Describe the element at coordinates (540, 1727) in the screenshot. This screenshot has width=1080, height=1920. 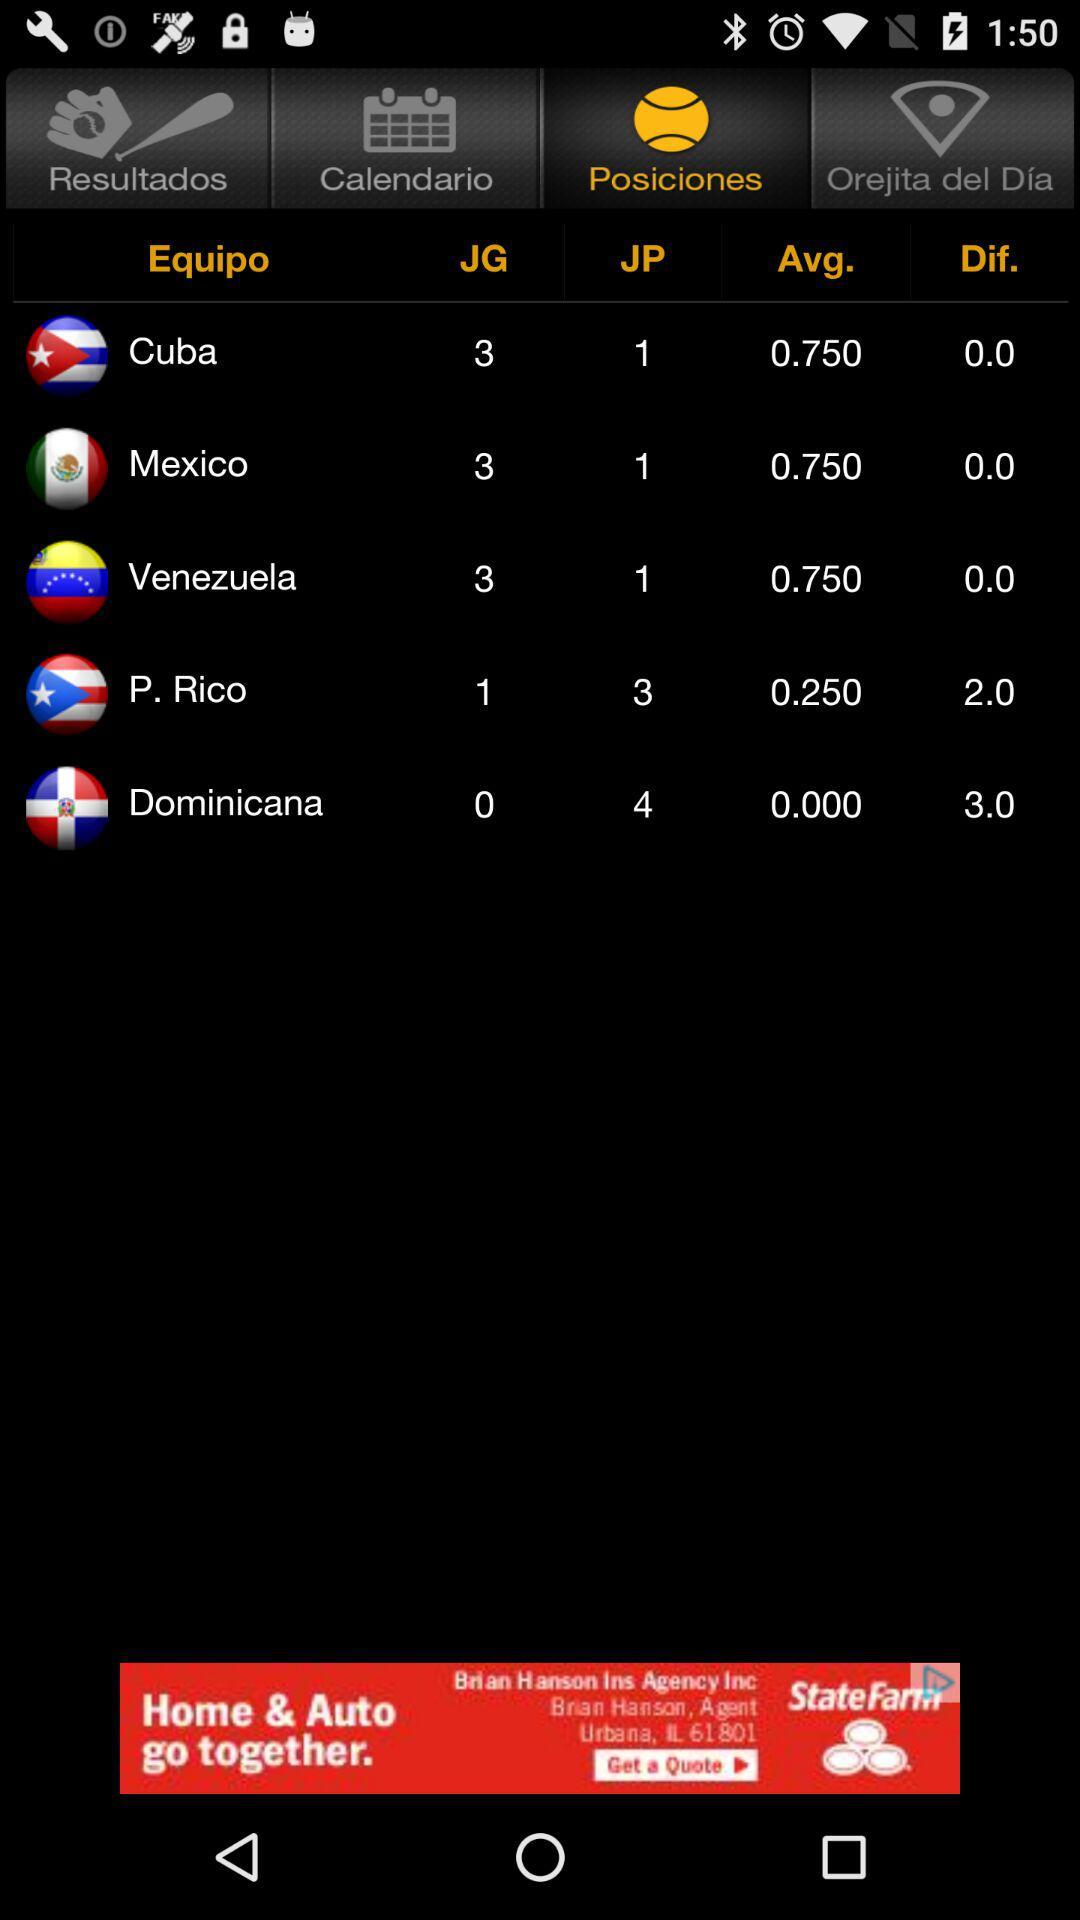
I see `more information about an advertisement` at that location.